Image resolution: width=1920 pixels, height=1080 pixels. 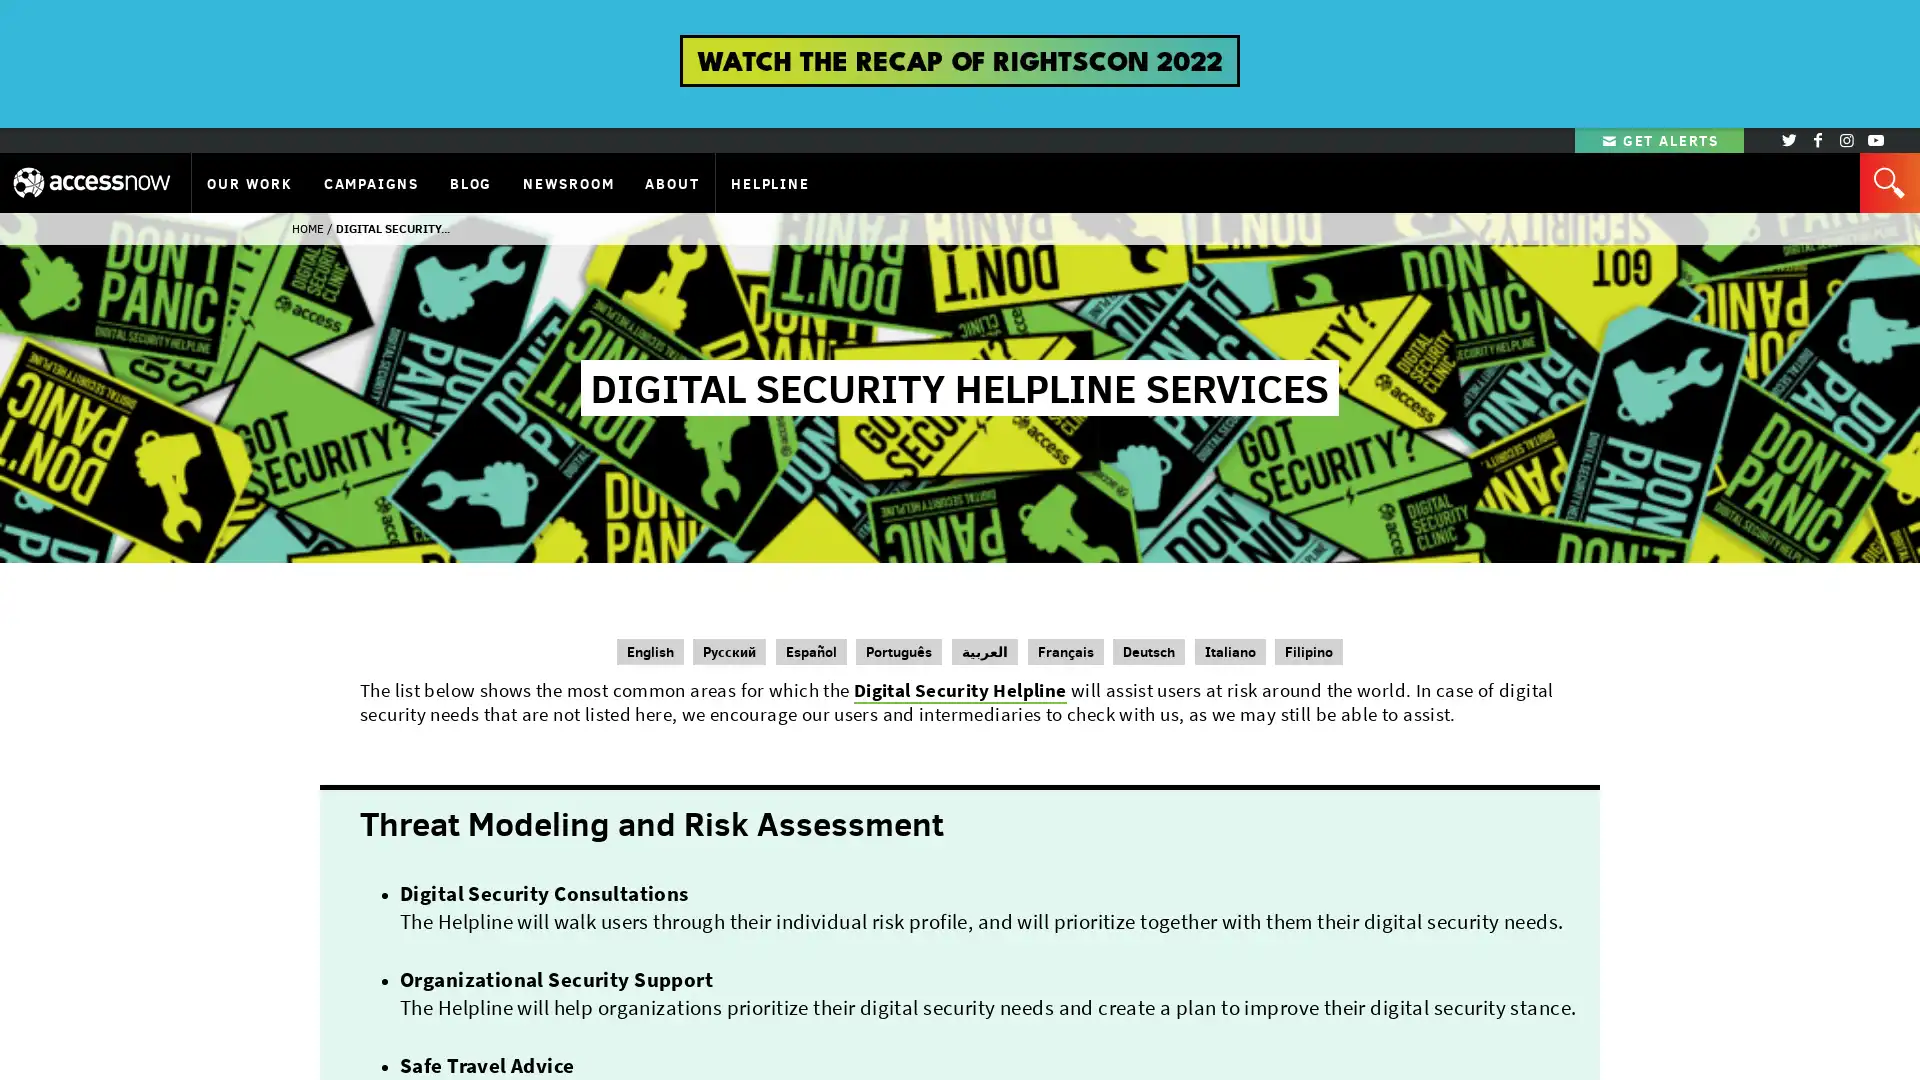 I want to click on Search, so click(x=1888, y=202).